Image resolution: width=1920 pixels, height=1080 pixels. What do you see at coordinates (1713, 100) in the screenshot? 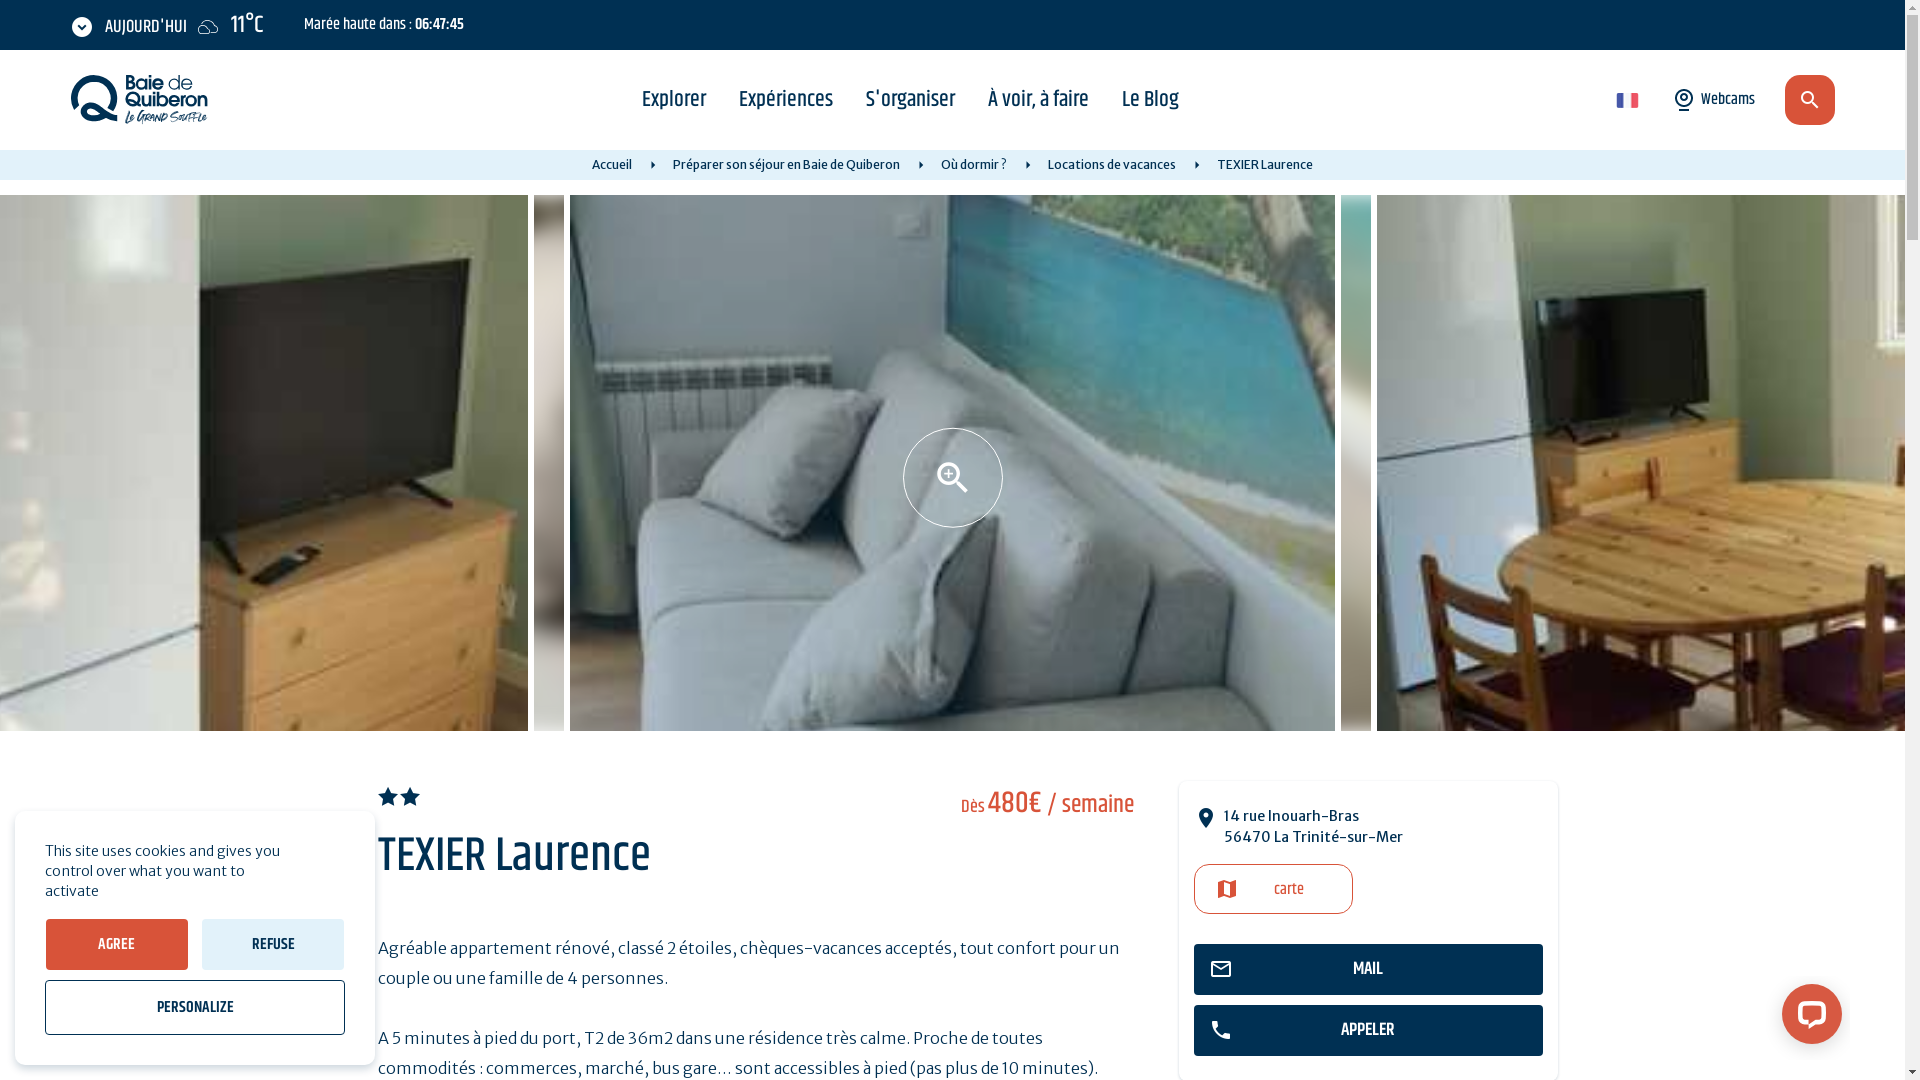
I see `'Webcams'` at bounding box center [1713, 100].